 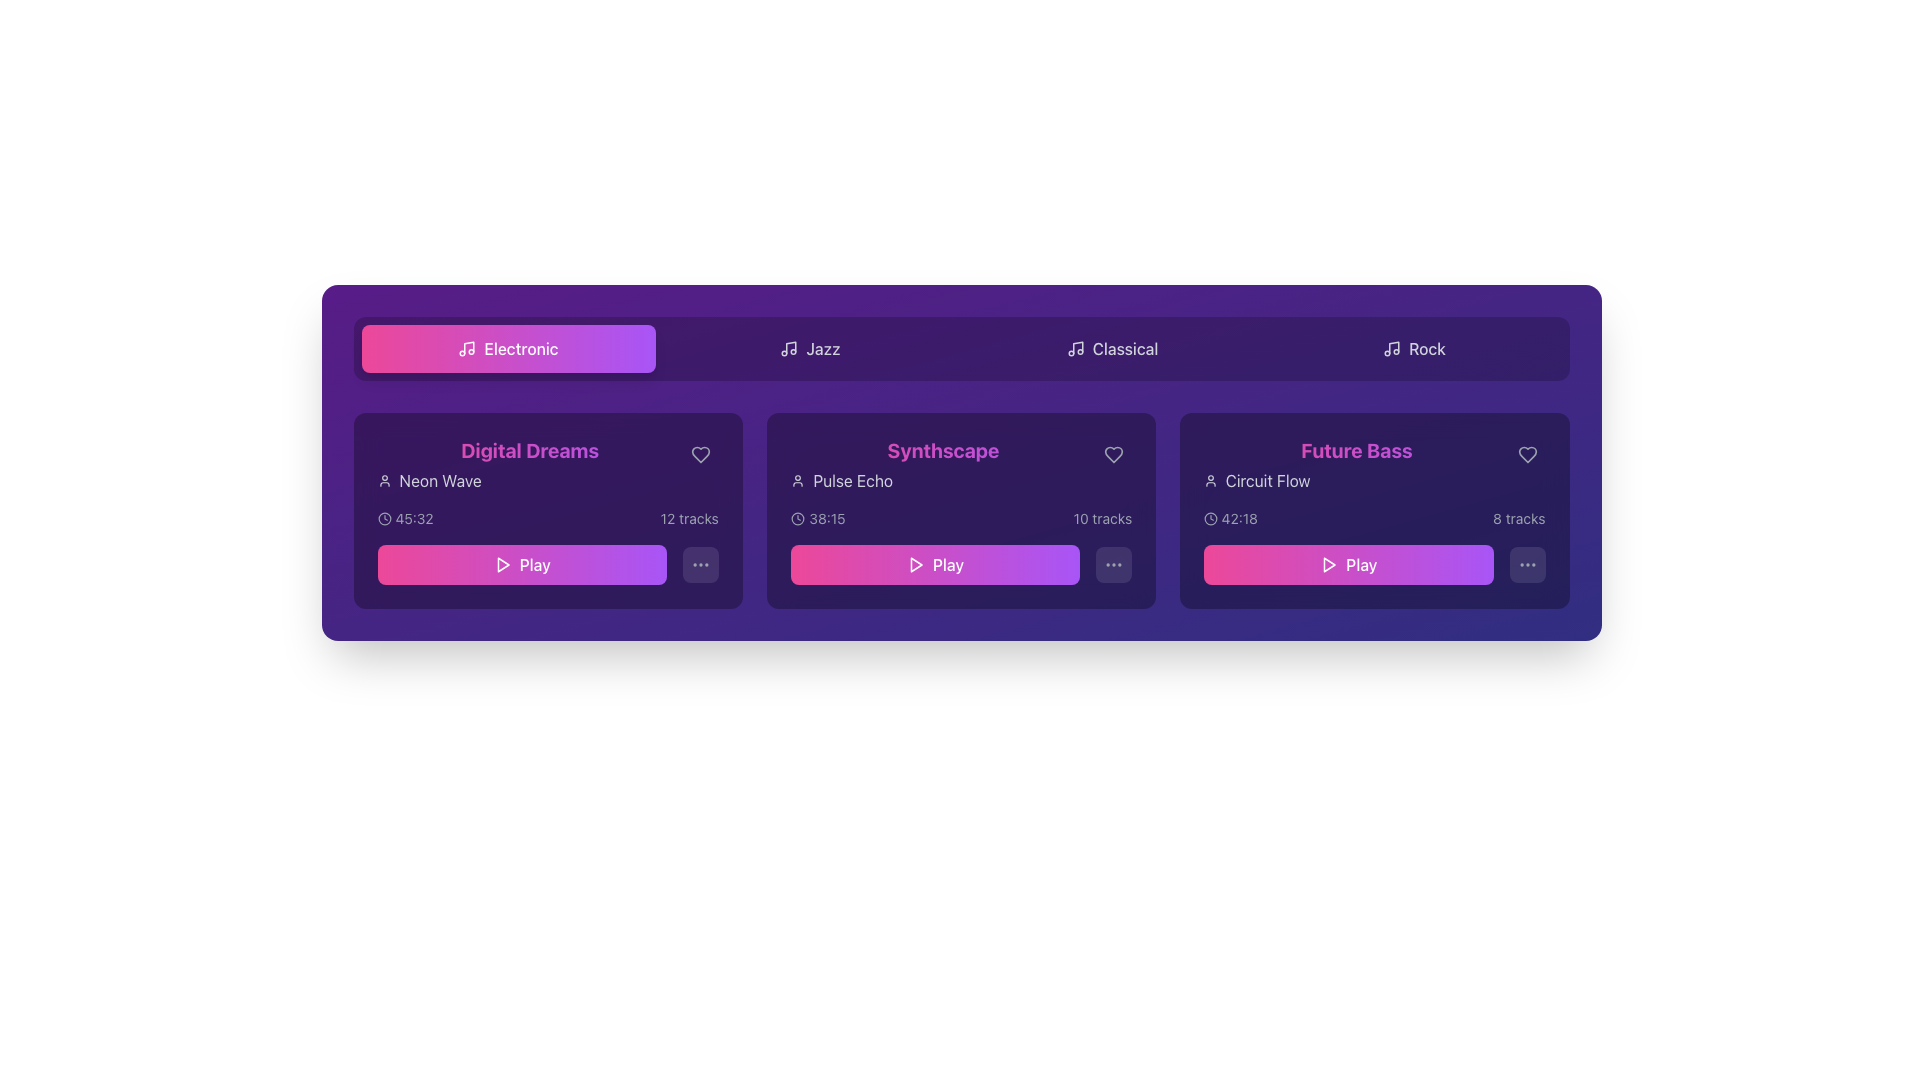 I want to click on the play icon representing the play action for the music track associated with the 'Synthscape' card, which is centrally positioned within the 'Play' button, so click(x=915, y=564).